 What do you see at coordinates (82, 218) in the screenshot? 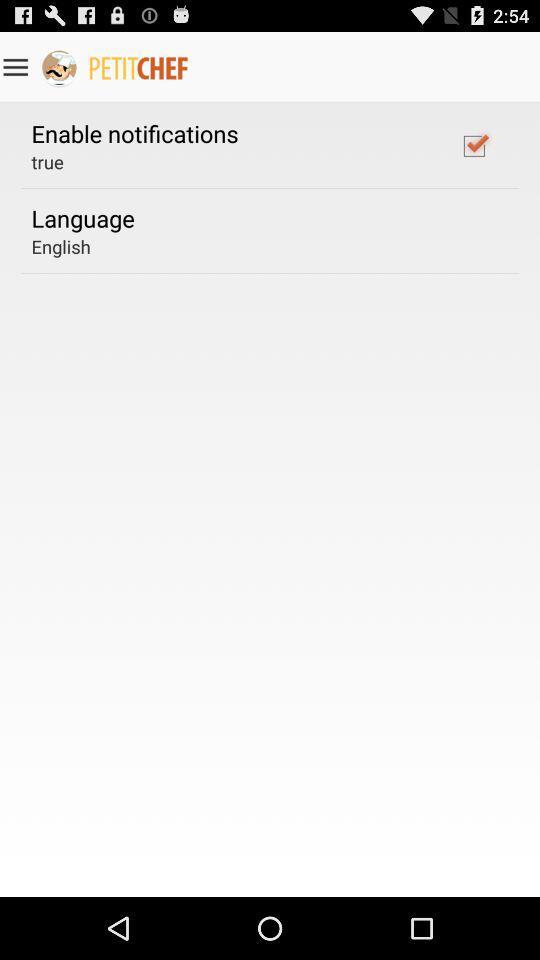
I see `the item below the true item` at bounding box center [82, 218].